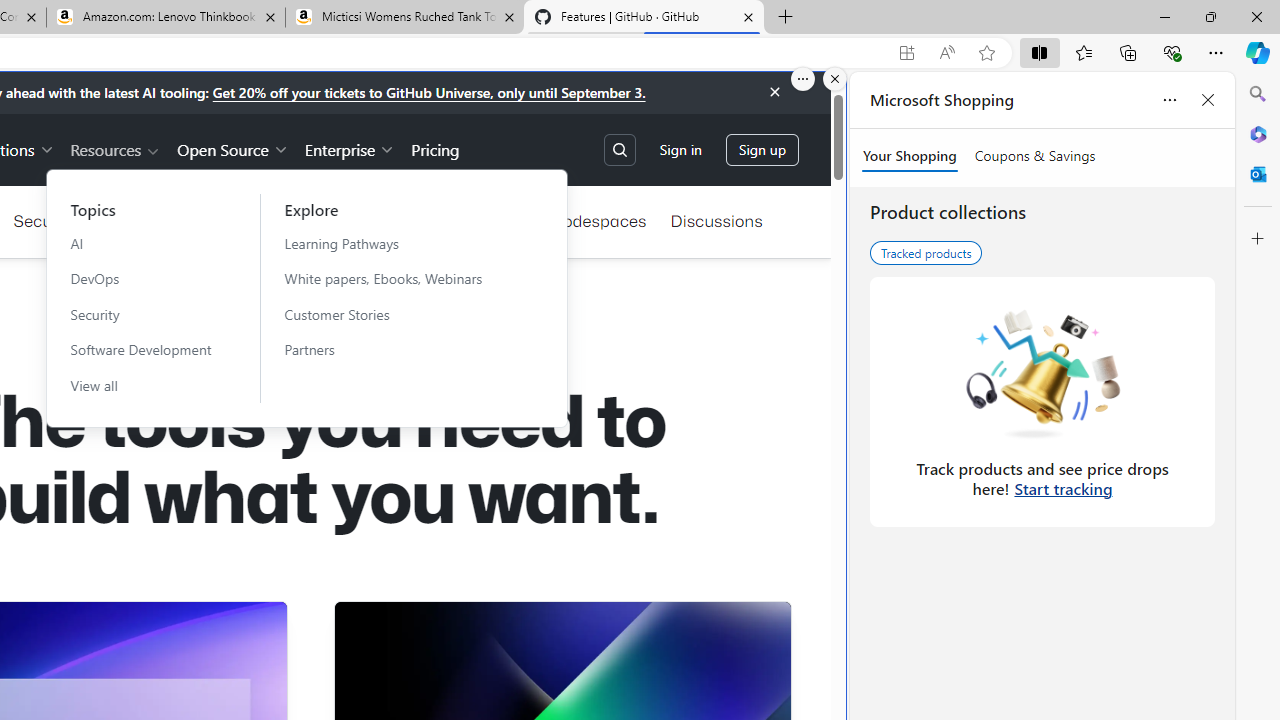  I want to click on 'AI', so click(140, 242).